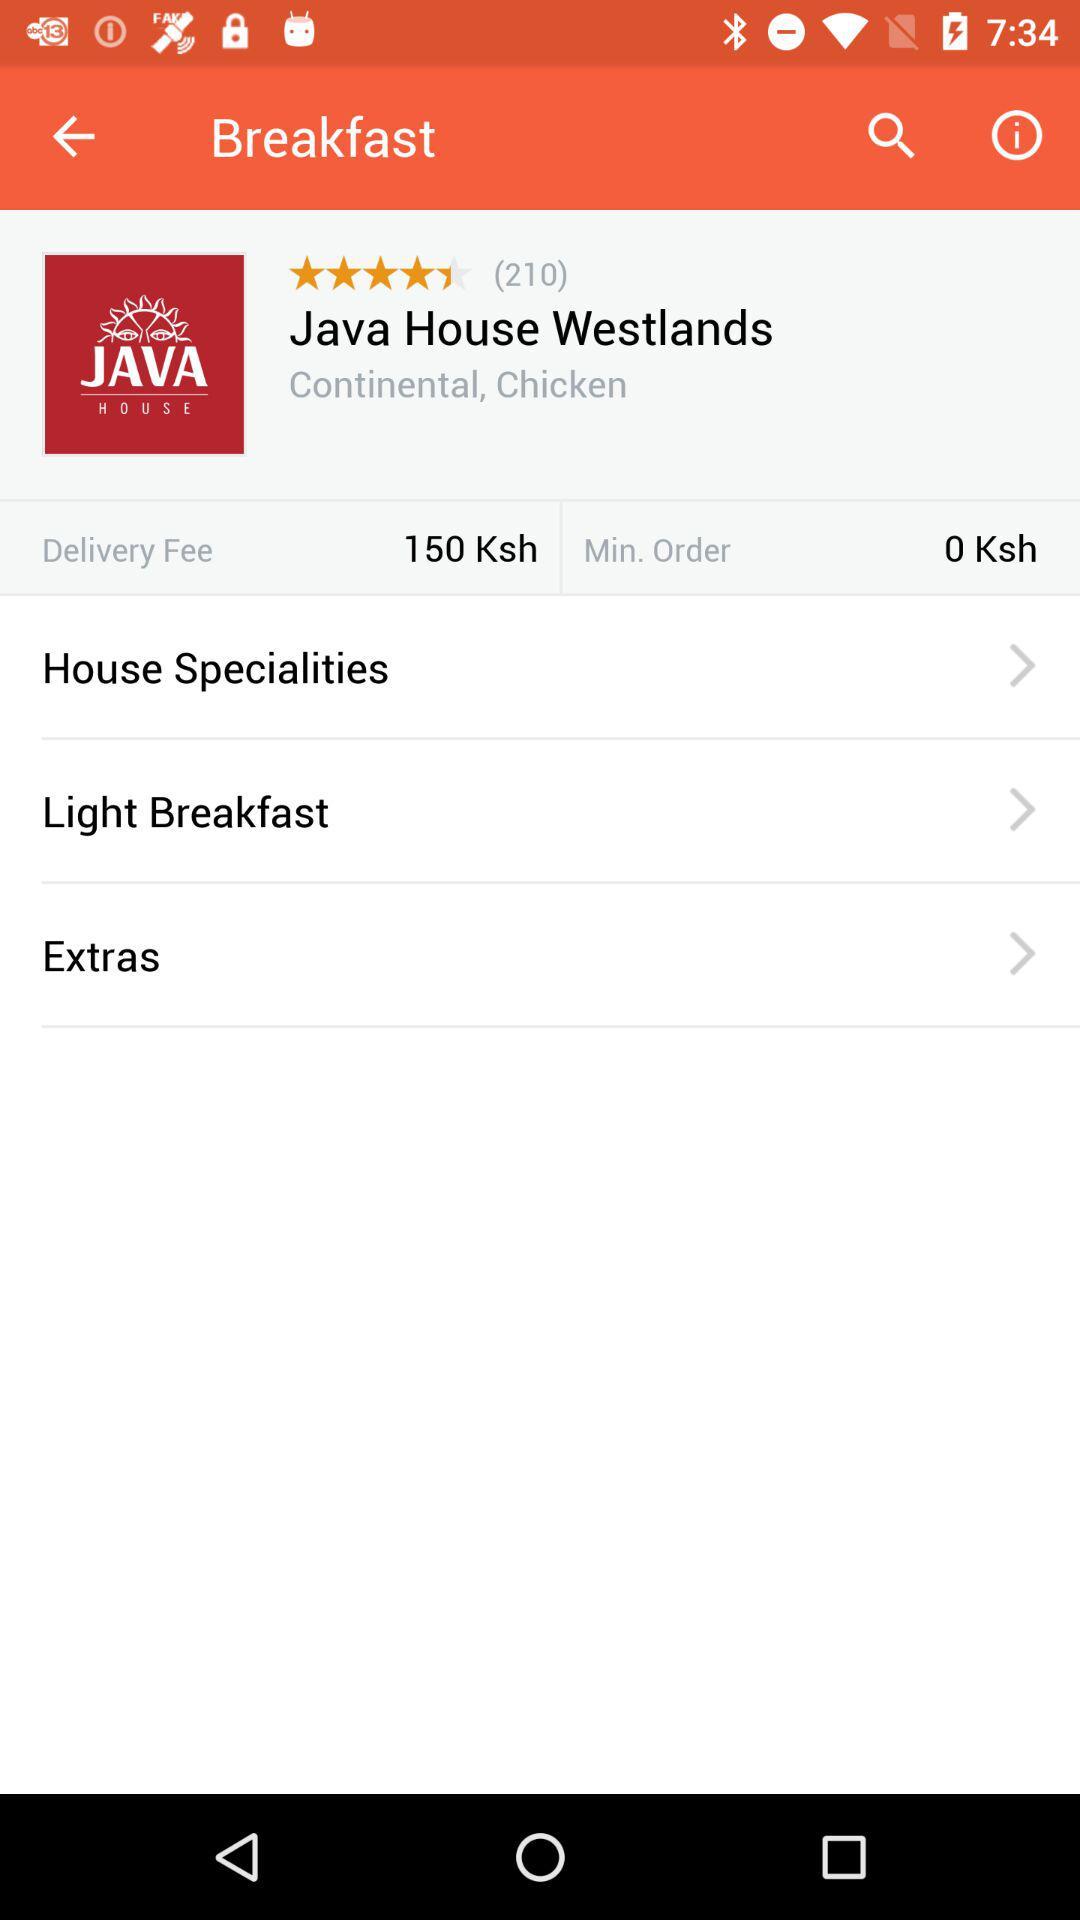 The height and width of the screenshot is (1920, 1080). What do you see at coordinates (482, 810) in the screenshot?
I see `the light breakfast icon` at bounding box center [482, 810].